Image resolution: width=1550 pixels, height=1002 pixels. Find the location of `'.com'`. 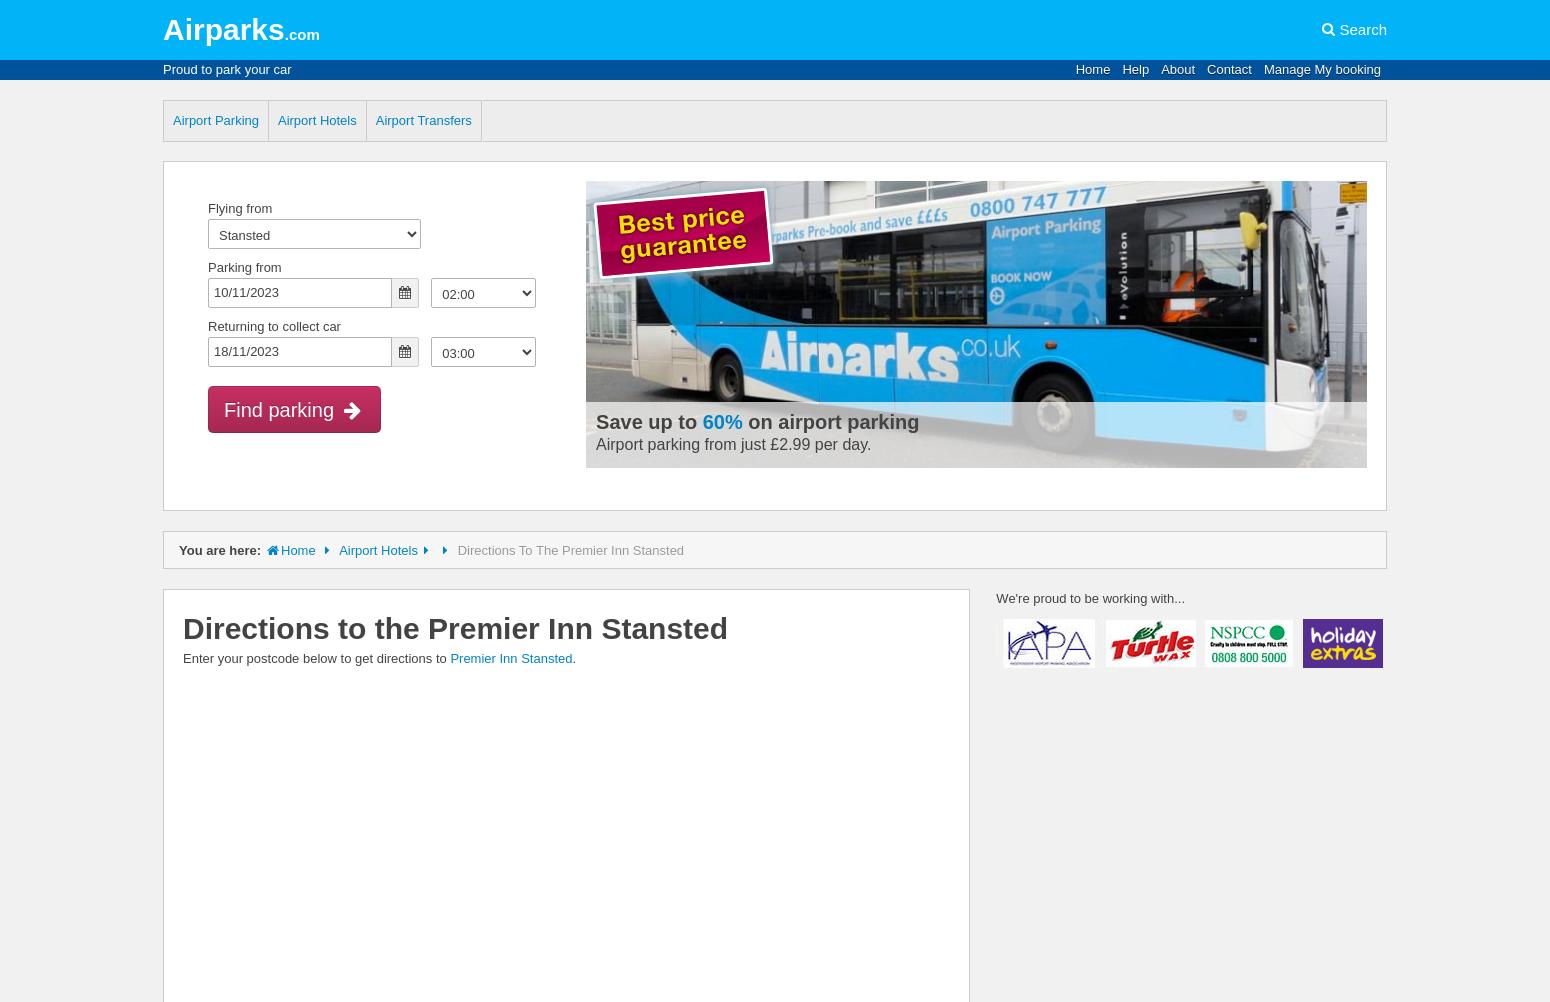

'.com' is located at coordinates (283, 34).